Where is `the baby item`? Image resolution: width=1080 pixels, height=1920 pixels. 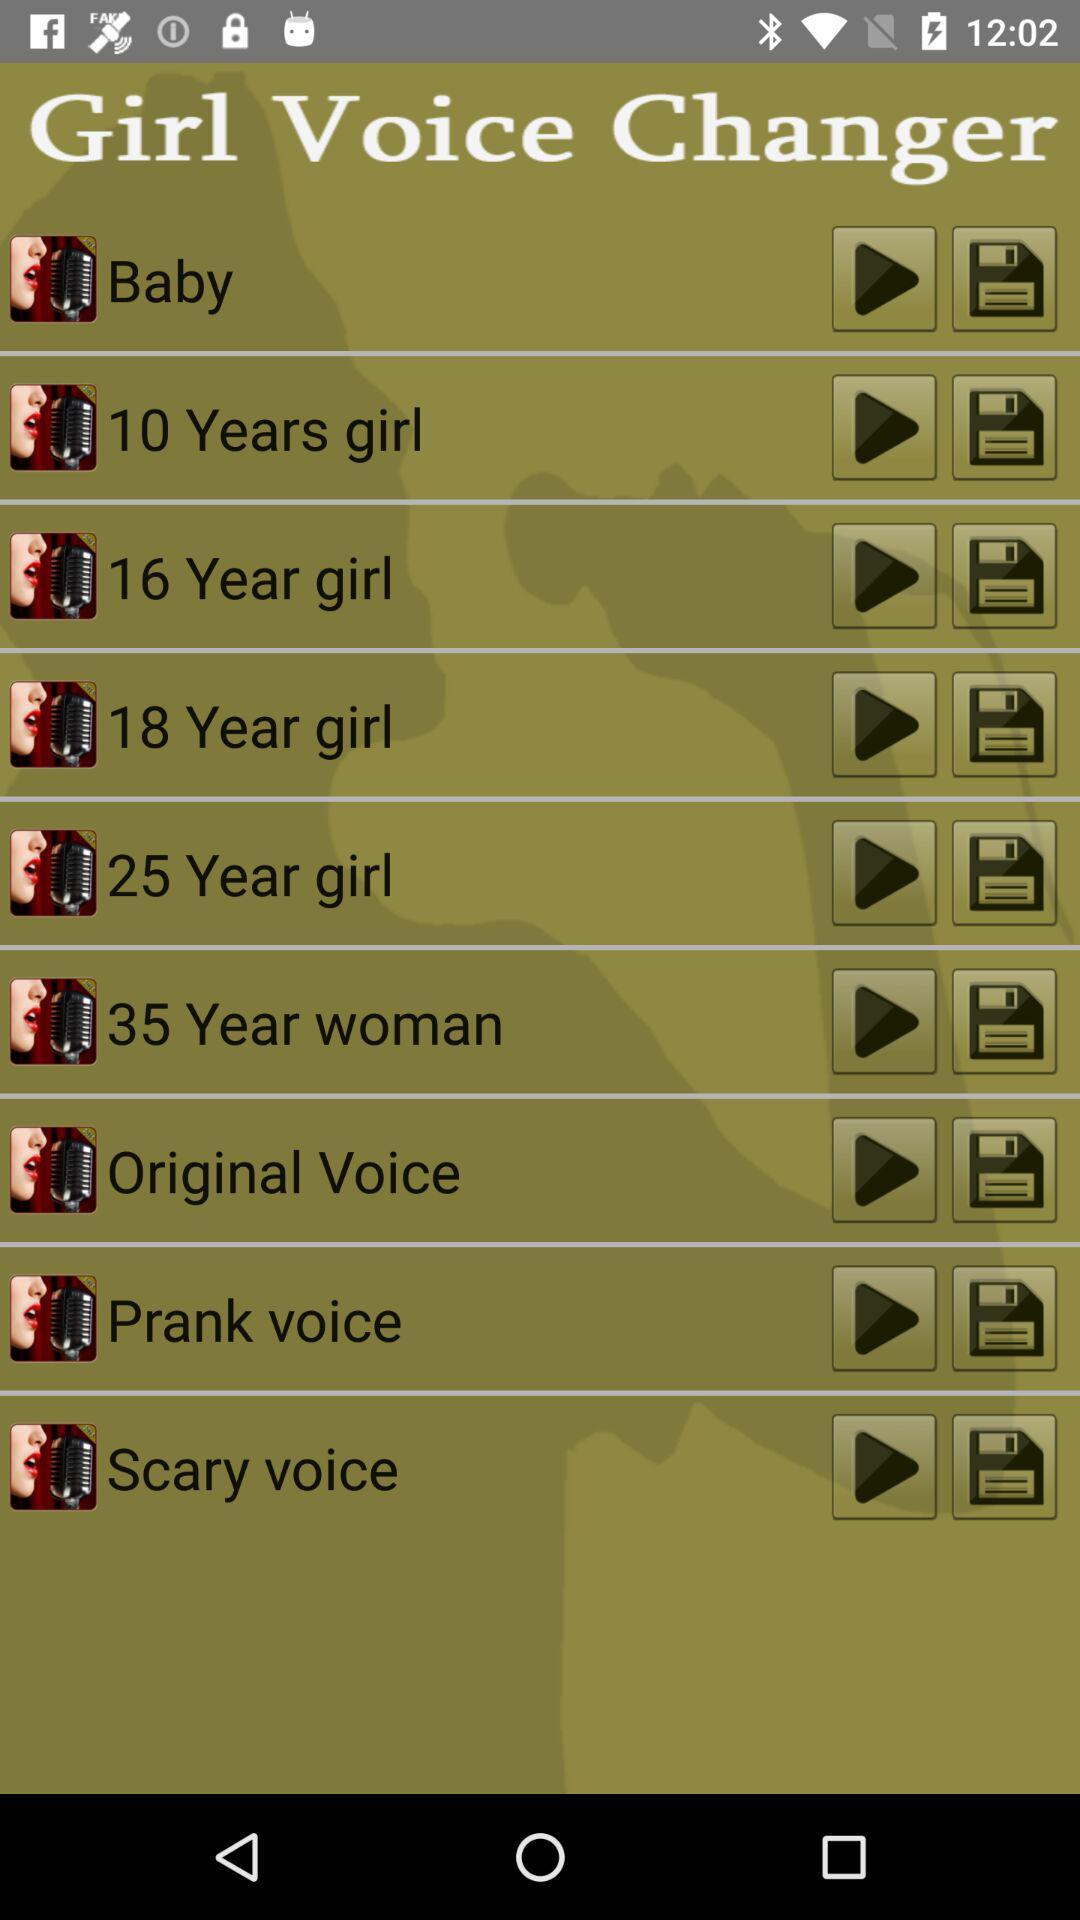
the baby item is located at coordinates (469, 278).